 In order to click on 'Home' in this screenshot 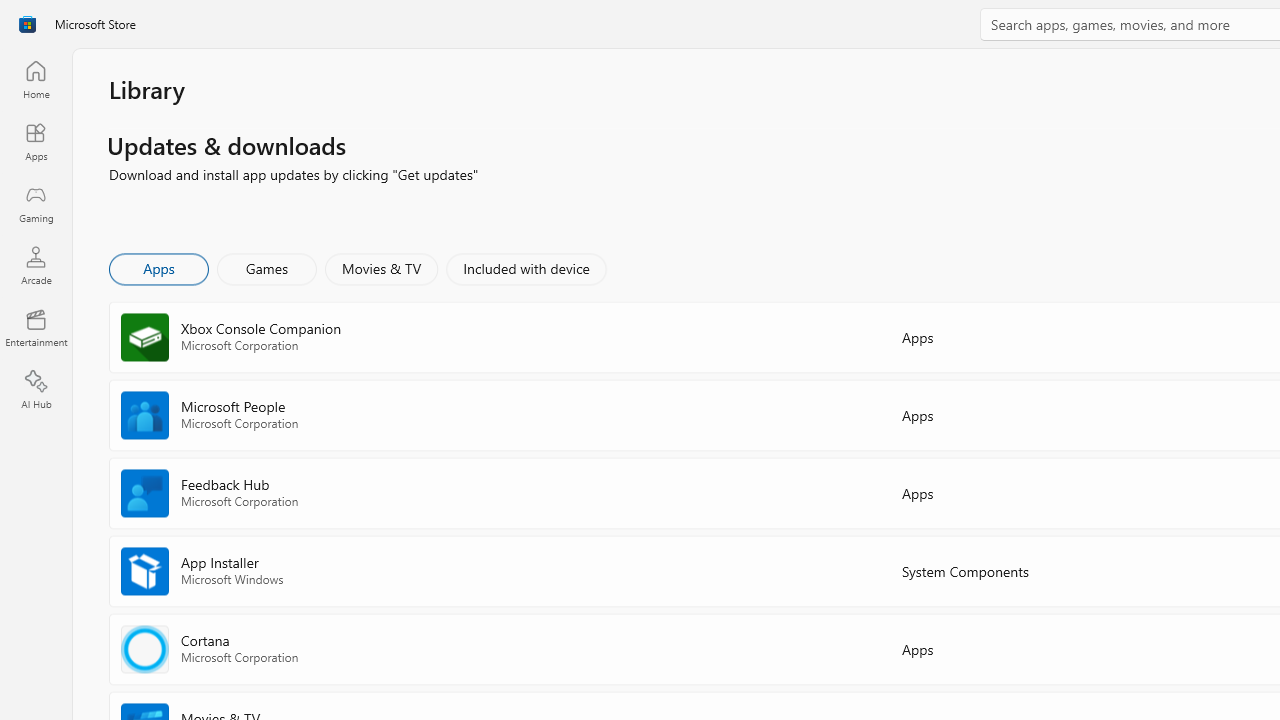, I will do `click(35, 78)`.